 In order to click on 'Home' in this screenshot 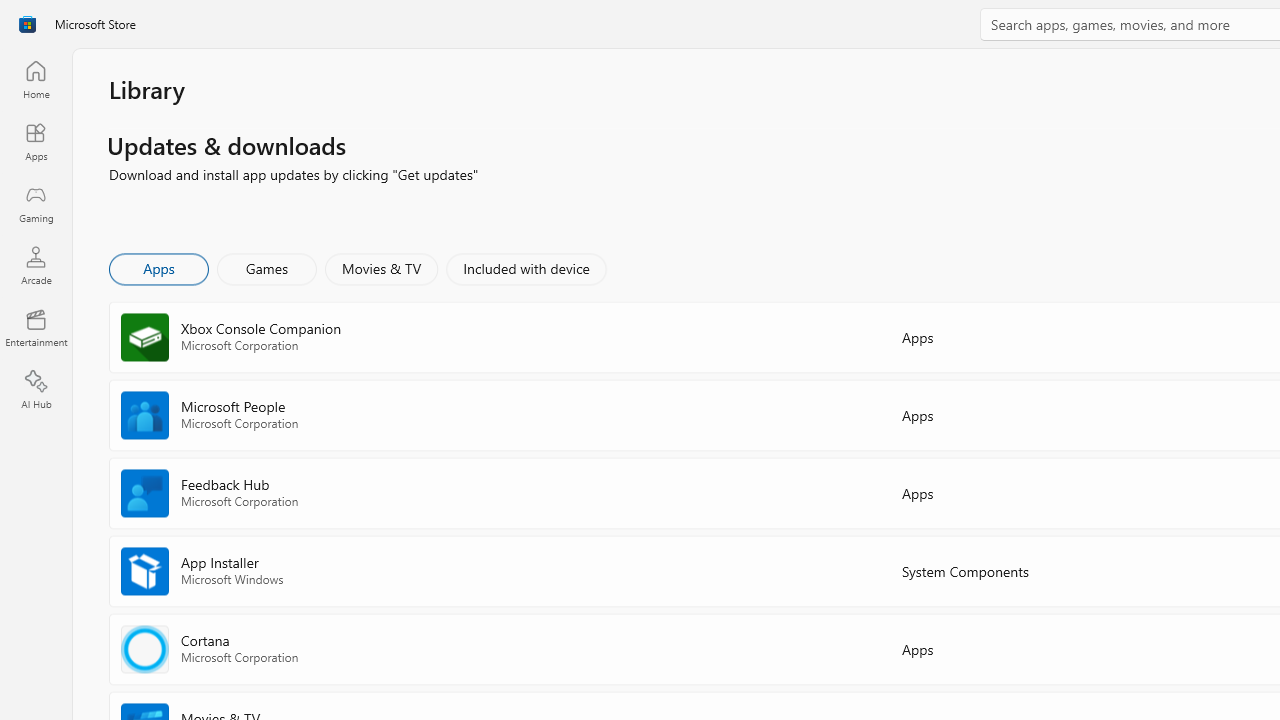, I will do `click(35, 78)`.